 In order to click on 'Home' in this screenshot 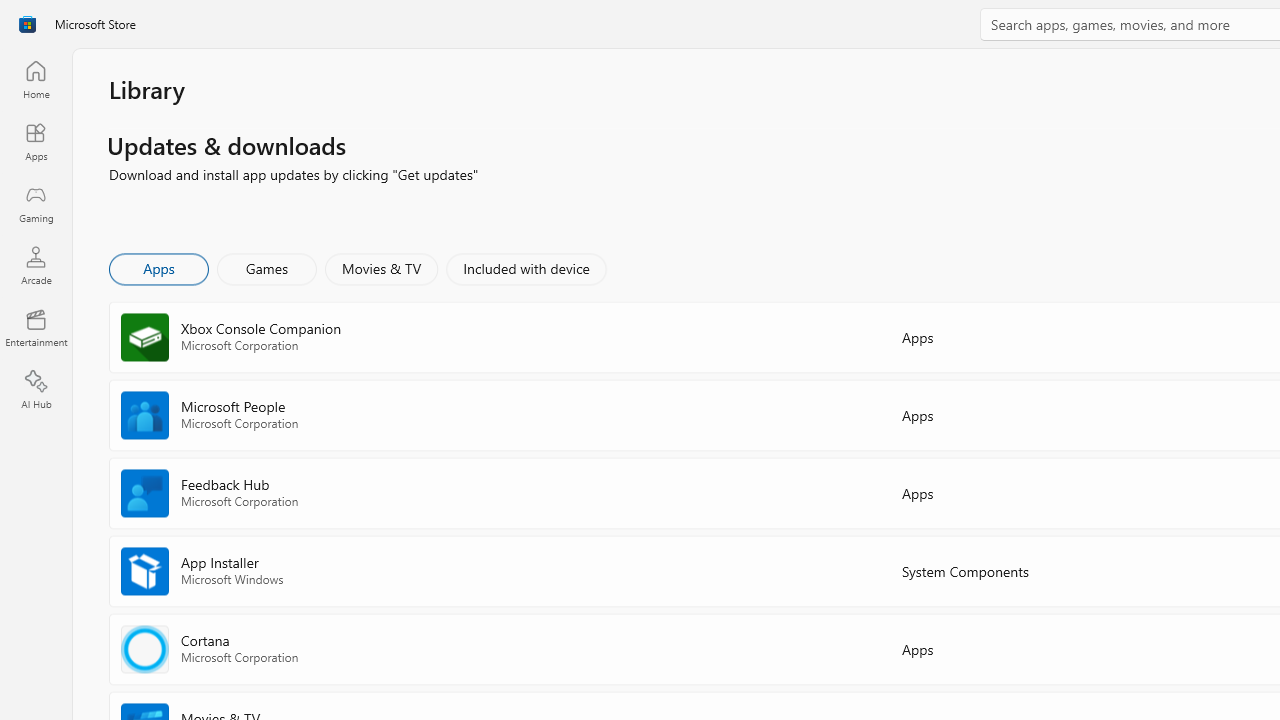, I will do `click(35, 78)`.